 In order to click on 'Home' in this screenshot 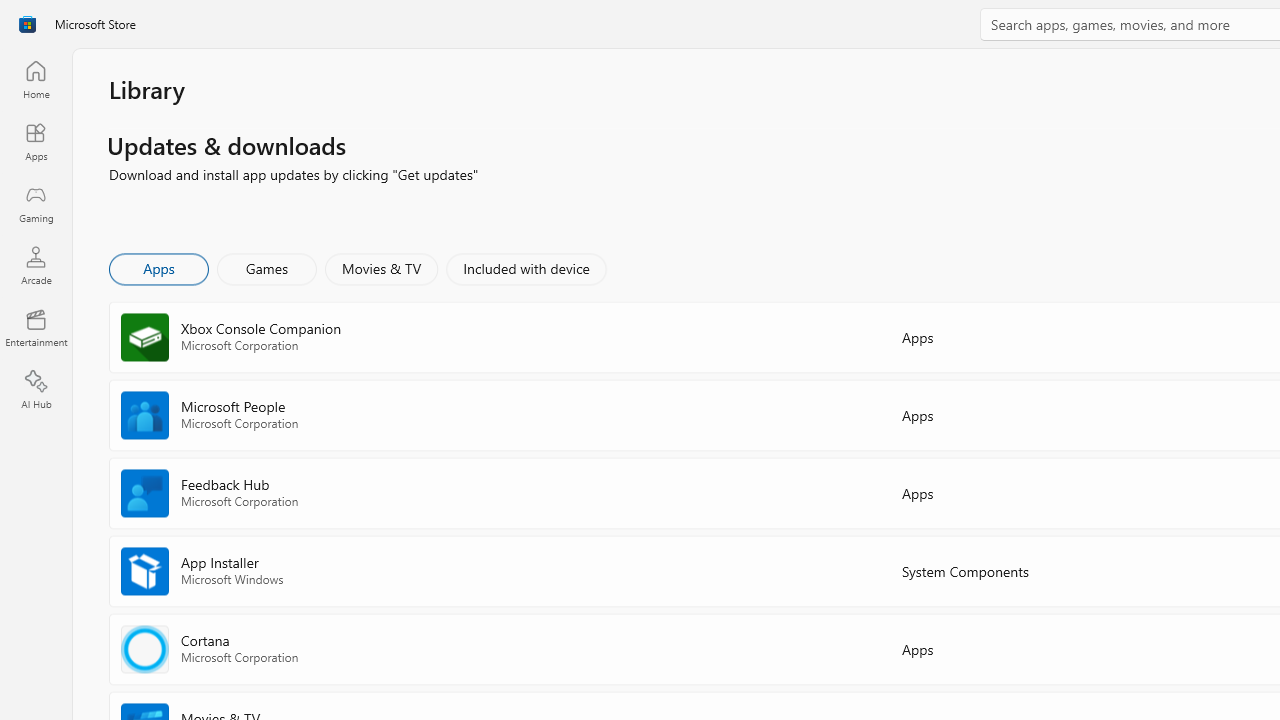, I will do `click(35, 78)`.